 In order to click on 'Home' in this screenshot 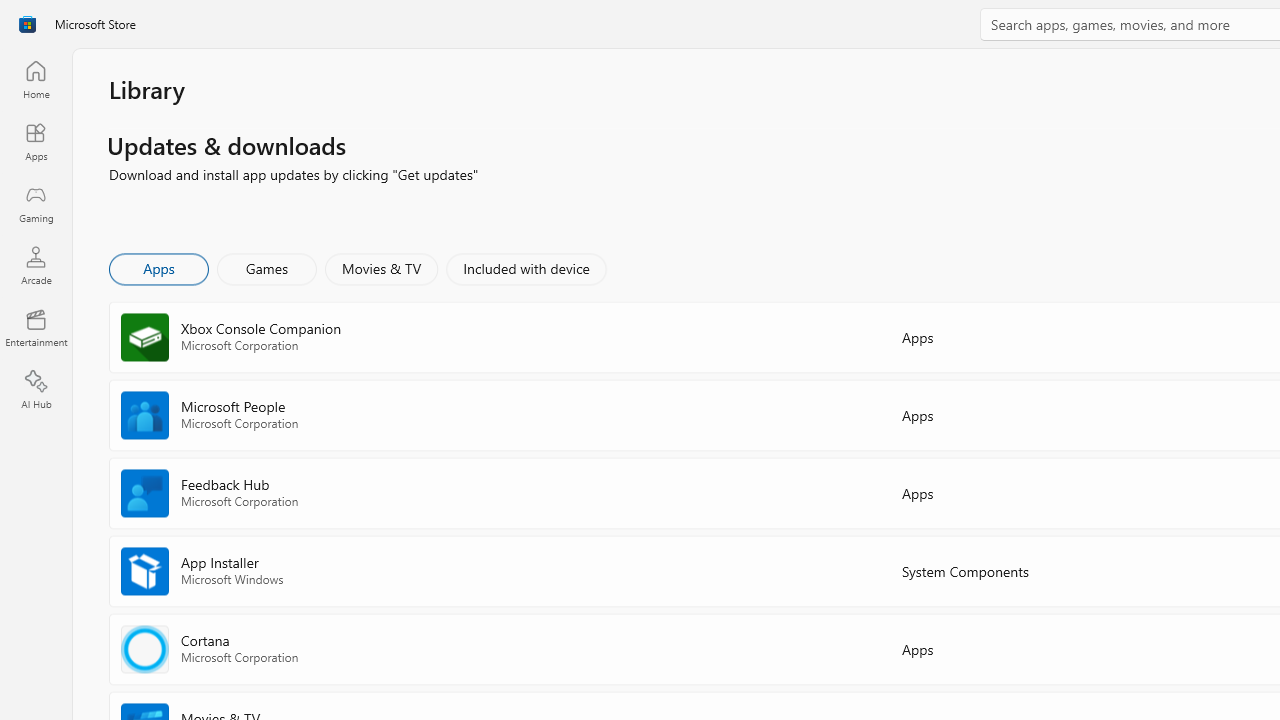, I will do `click(35, 78)`.